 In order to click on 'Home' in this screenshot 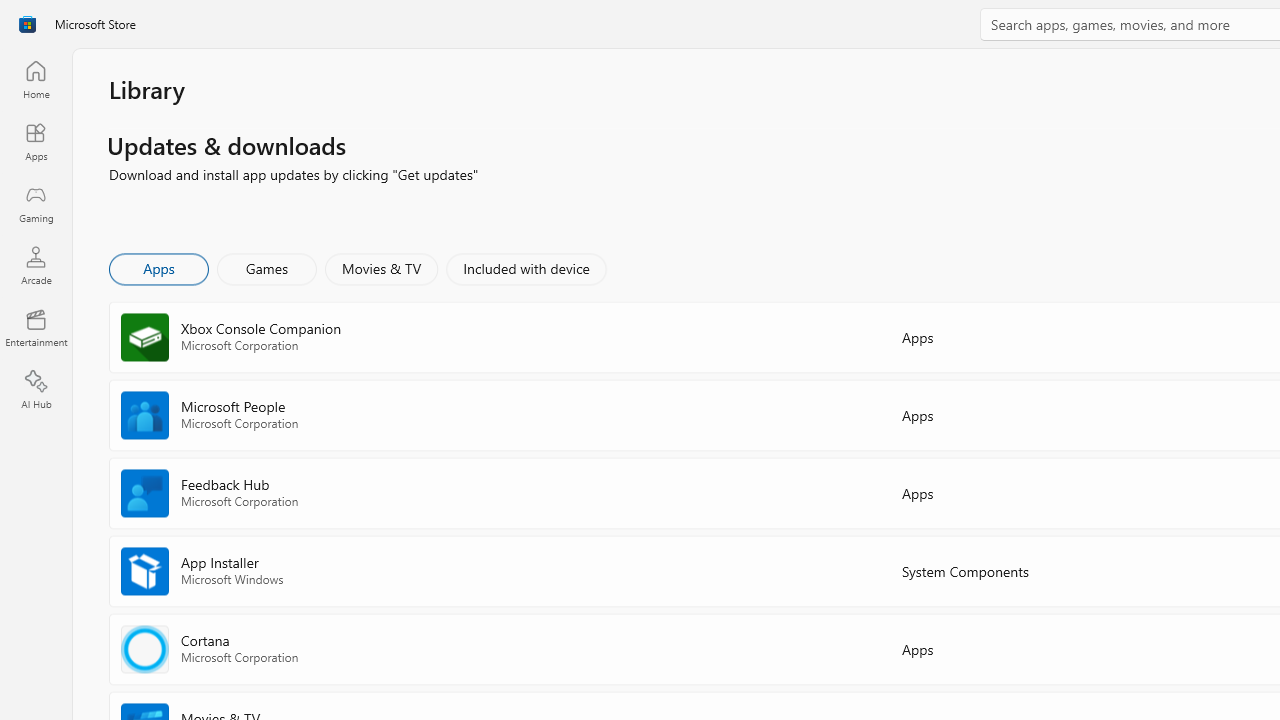, I will do `click(35, 78)`.